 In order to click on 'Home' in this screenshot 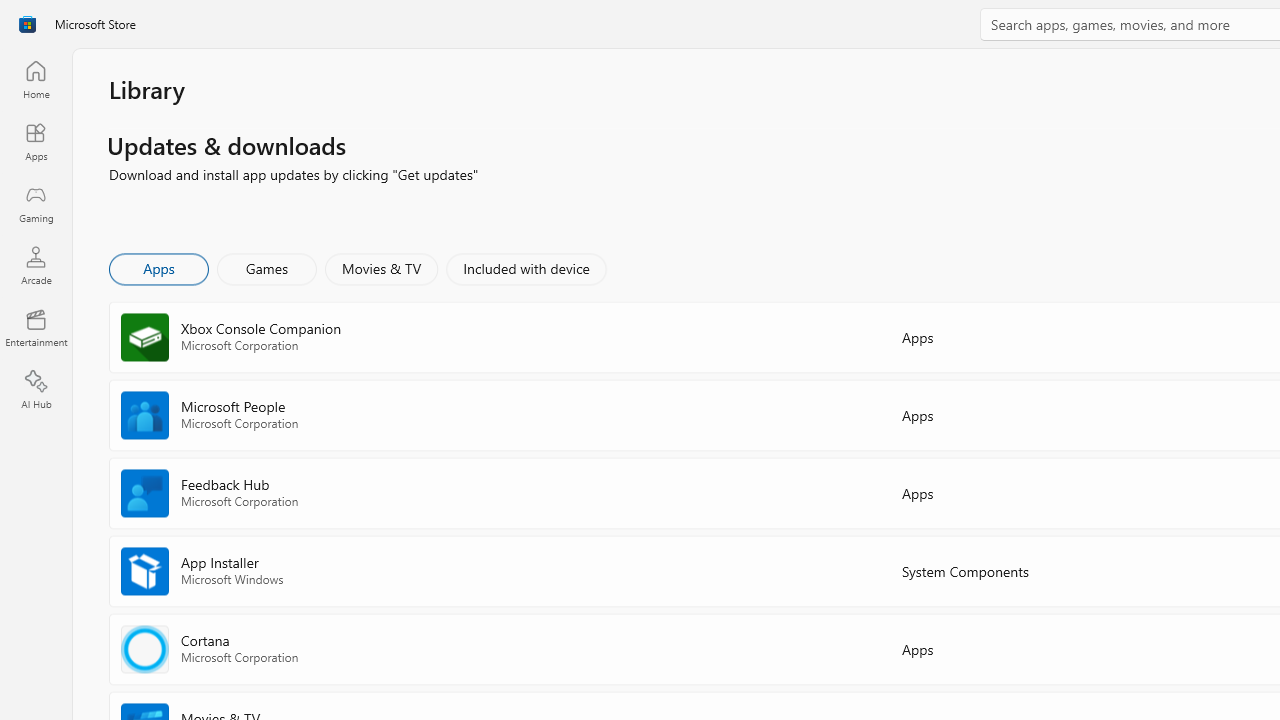, I will do `click(35, 78)`.